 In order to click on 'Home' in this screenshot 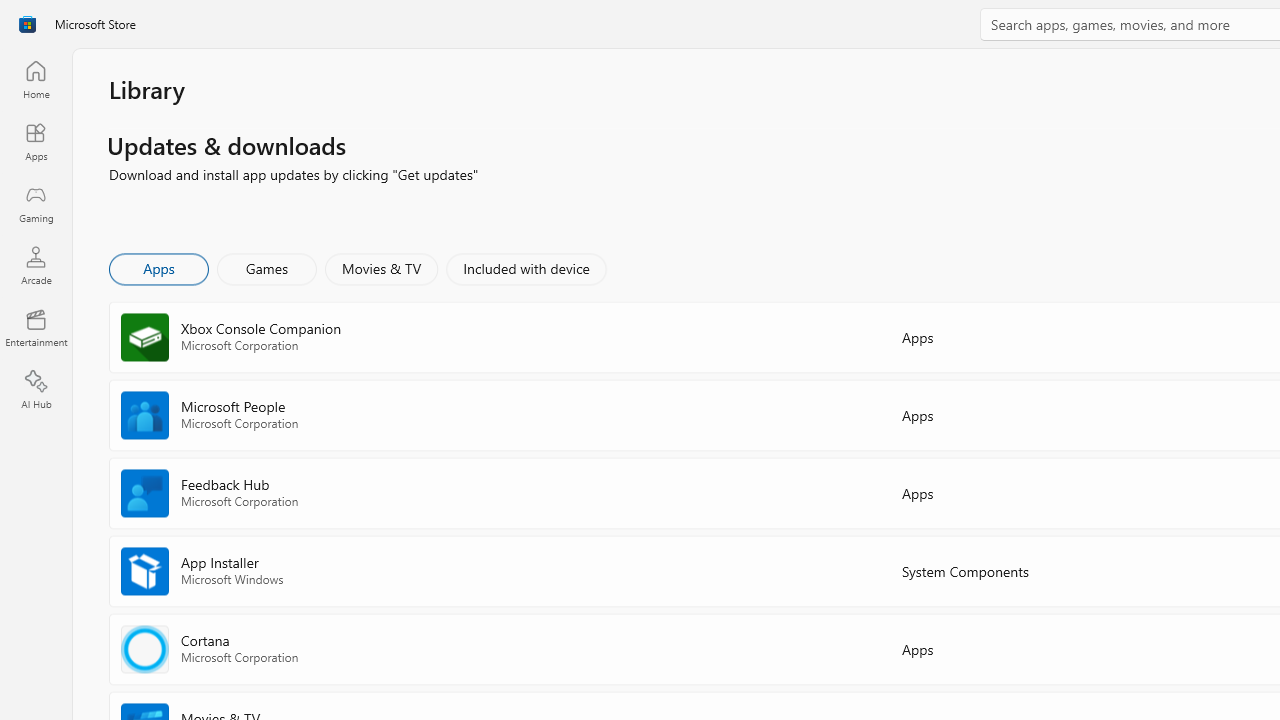, I will do `click(35, 78)`.